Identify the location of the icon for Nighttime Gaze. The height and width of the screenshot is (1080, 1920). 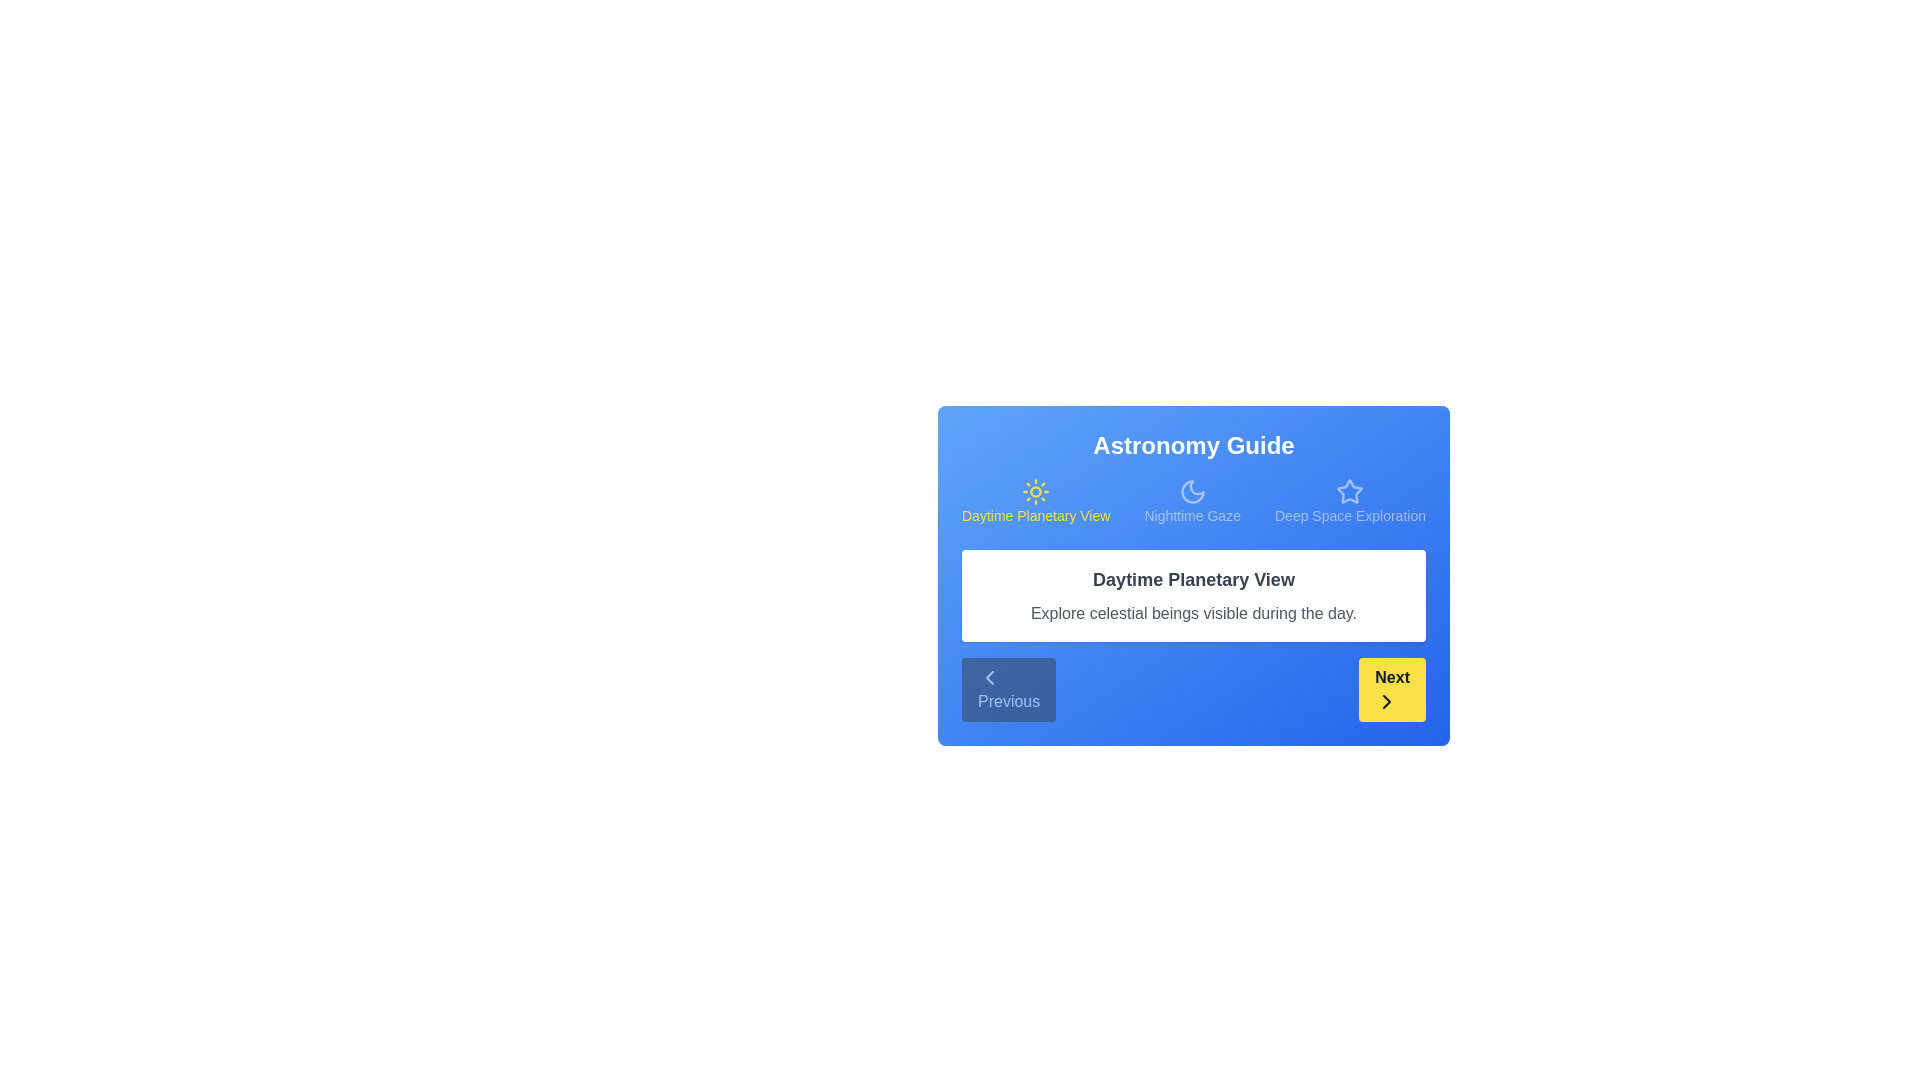
(1191, 492).